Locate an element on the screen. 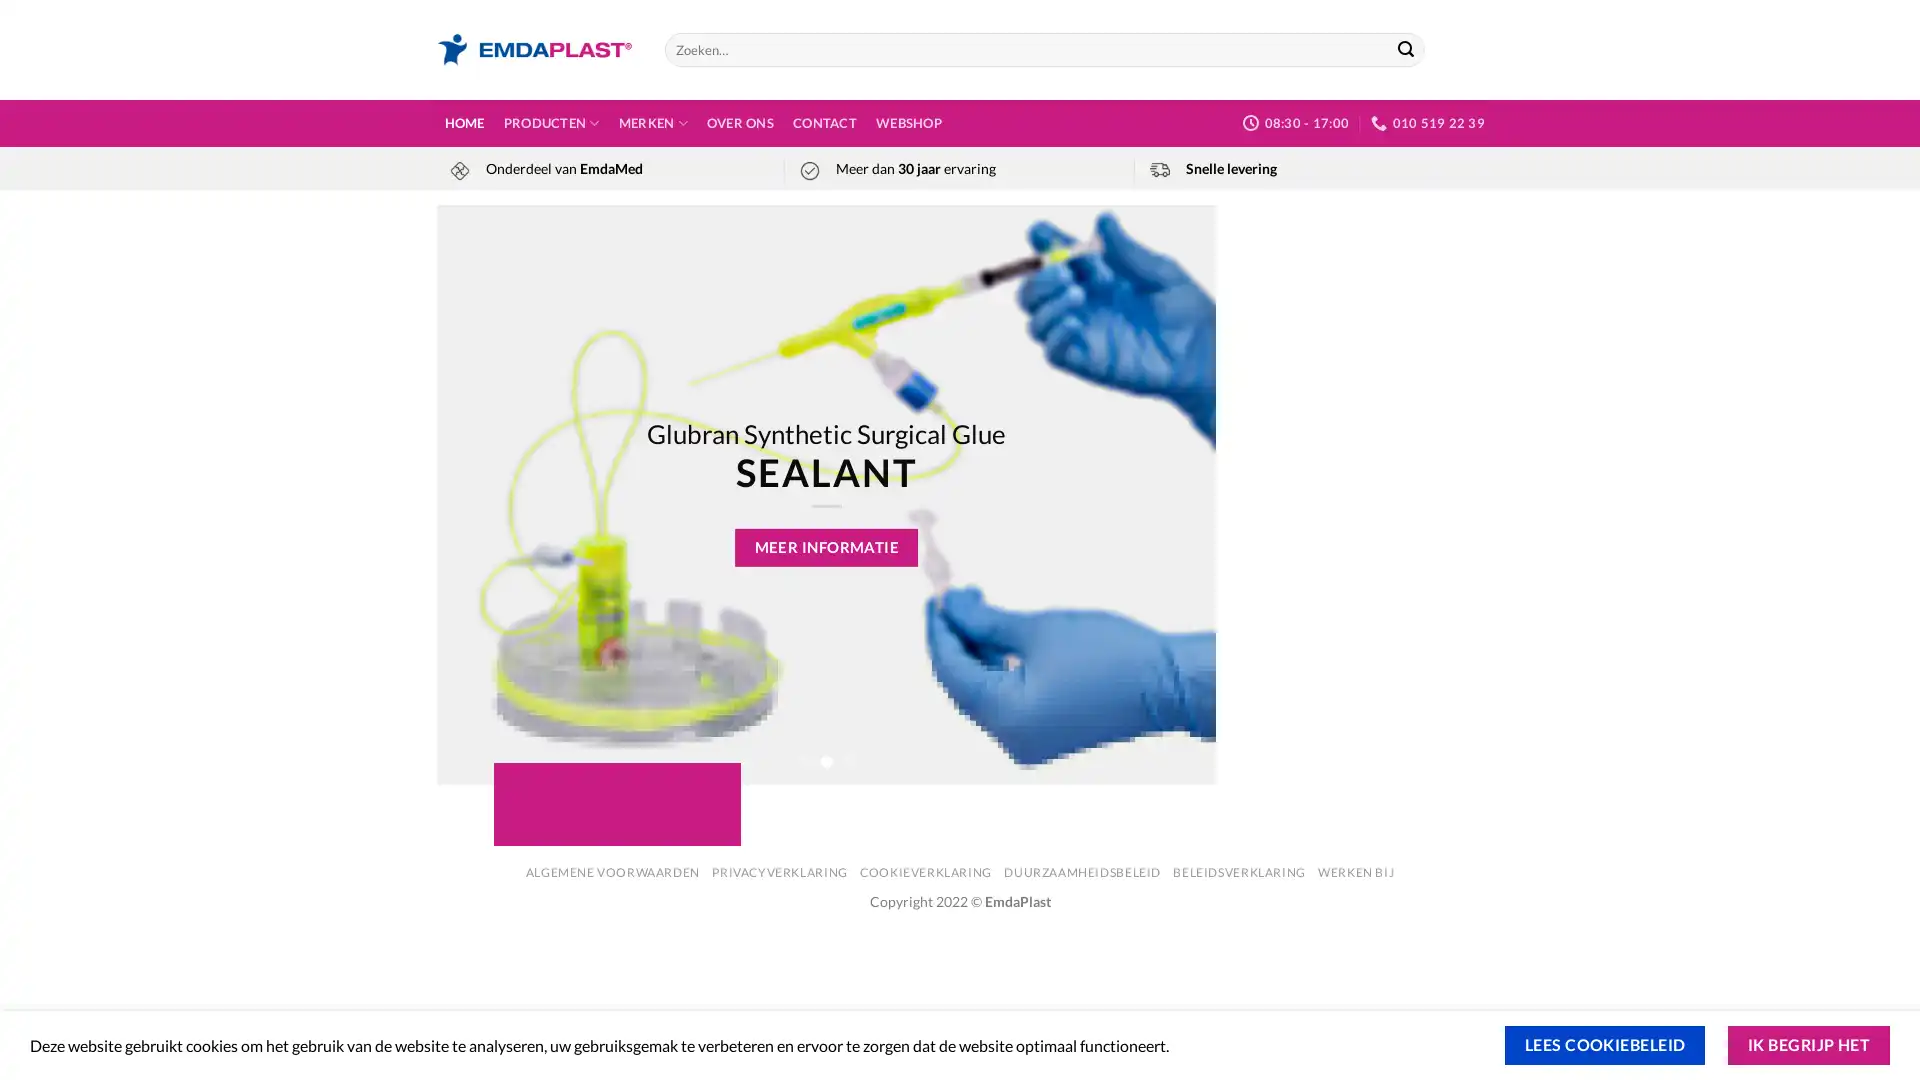 The height and width of the screenshot is (1080, 1920). Submit is located at coordinates (1405, 48).